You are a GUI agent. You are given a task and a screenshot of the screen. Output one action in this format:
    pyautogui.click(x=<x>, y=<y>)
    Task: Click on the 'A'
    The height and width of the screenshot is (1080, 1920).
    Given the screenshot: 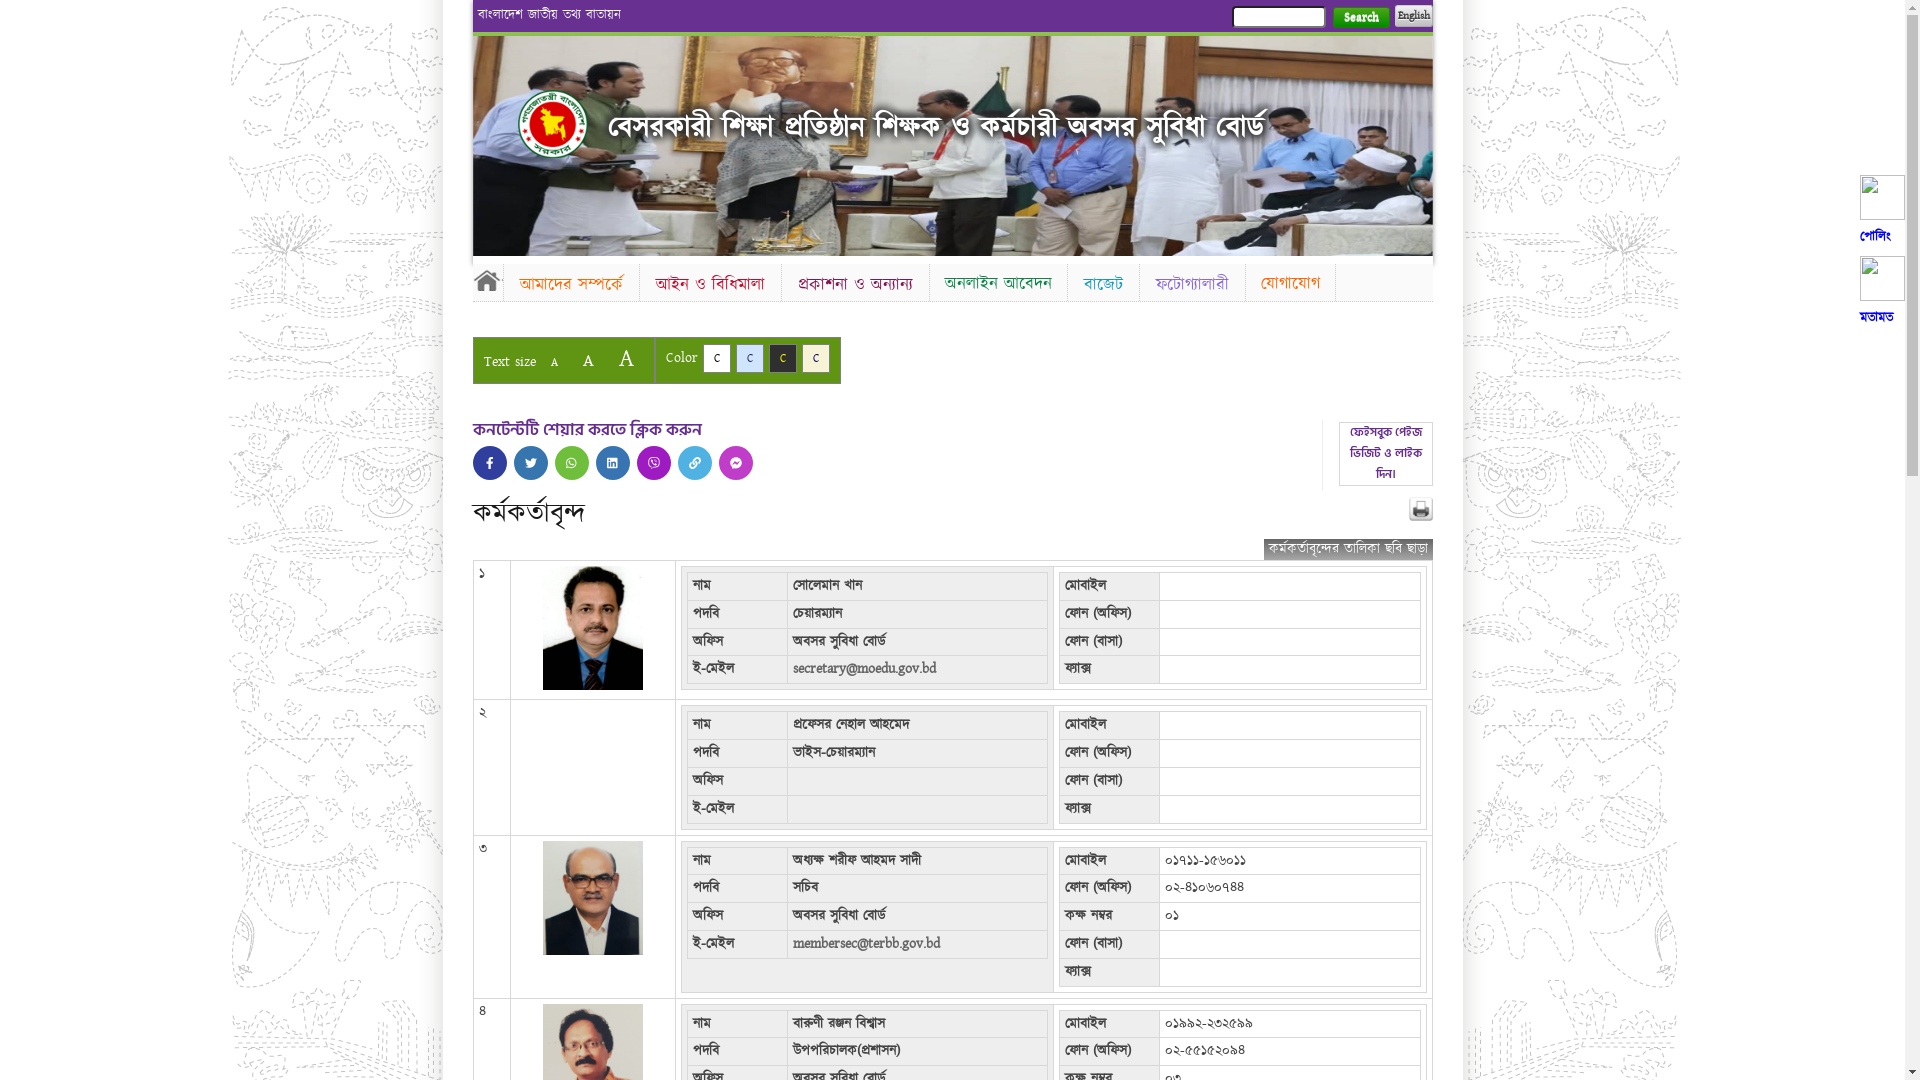 What is the action you would take?
    pyautogui.click(x=553, y=362)
    